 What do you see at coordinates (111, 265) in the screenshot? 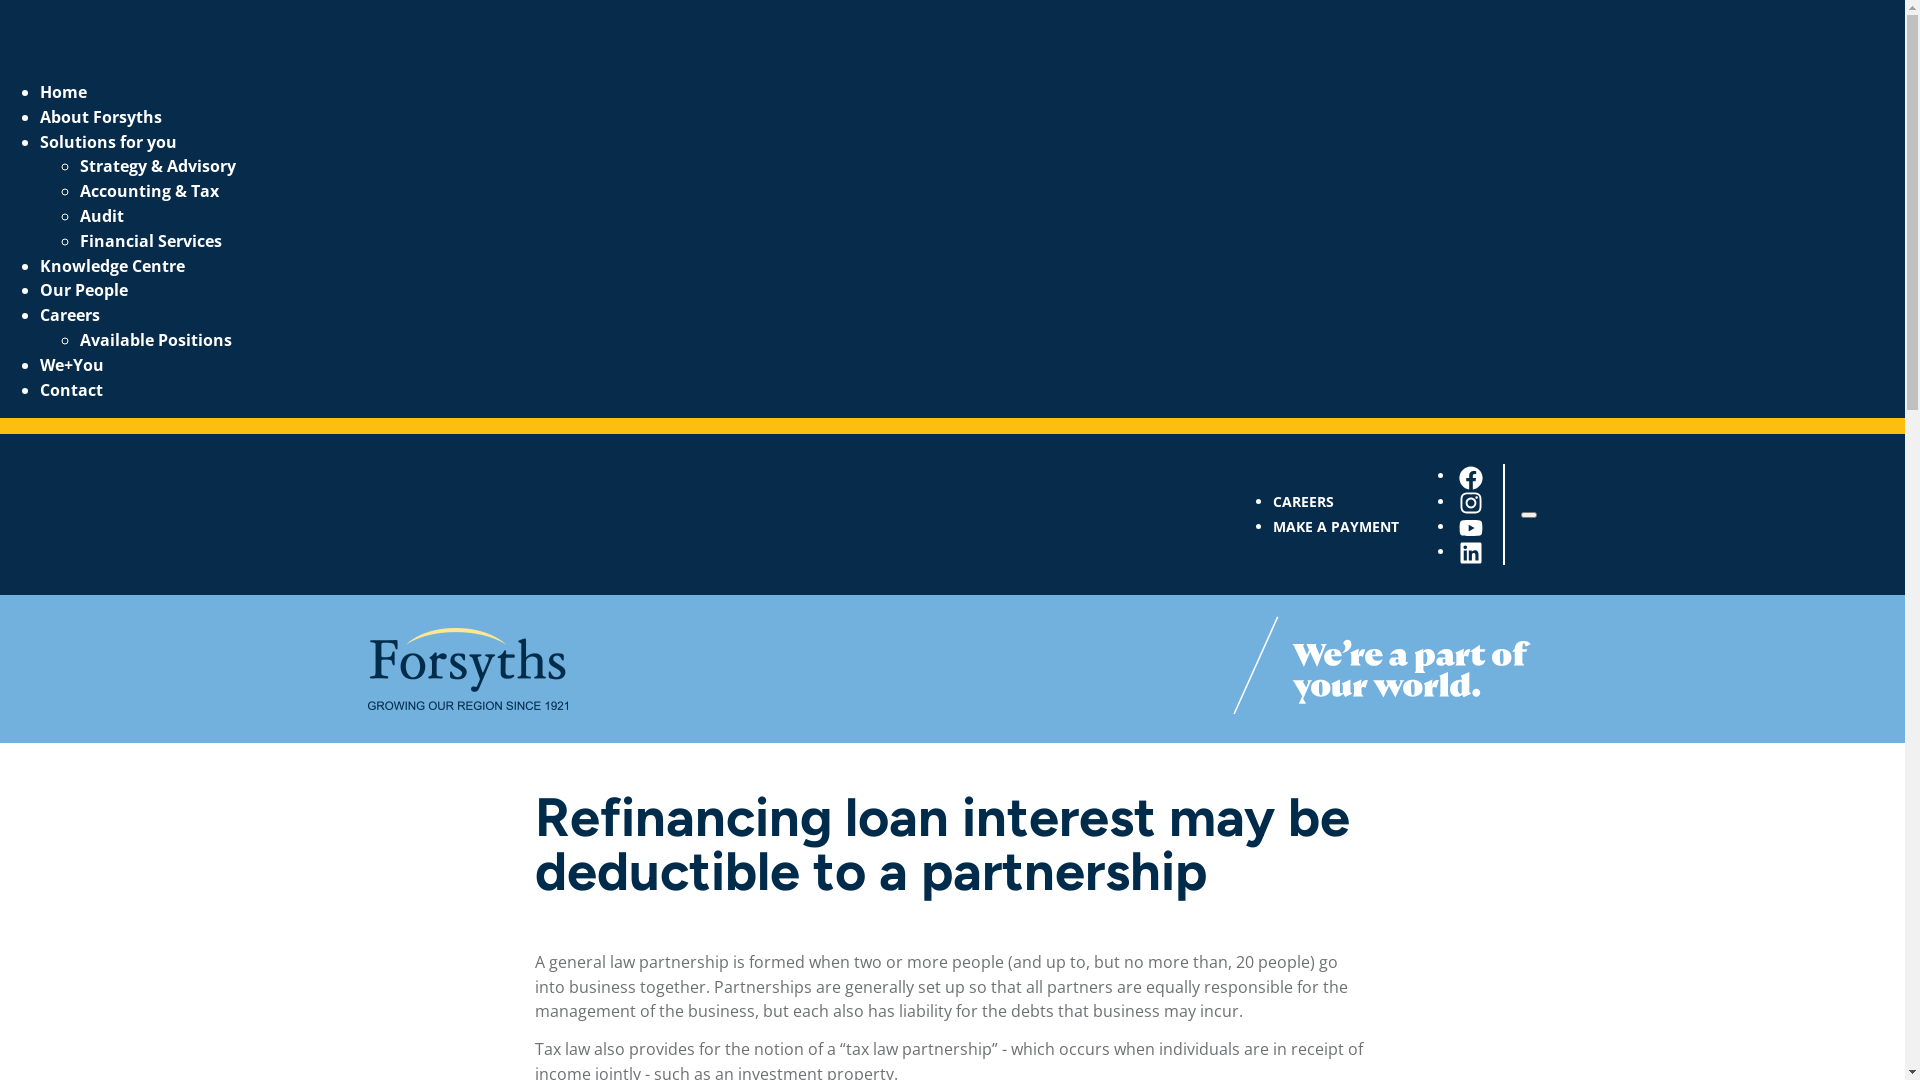
I see `'Knowledge Centre'` at bounding box center [111, 265].